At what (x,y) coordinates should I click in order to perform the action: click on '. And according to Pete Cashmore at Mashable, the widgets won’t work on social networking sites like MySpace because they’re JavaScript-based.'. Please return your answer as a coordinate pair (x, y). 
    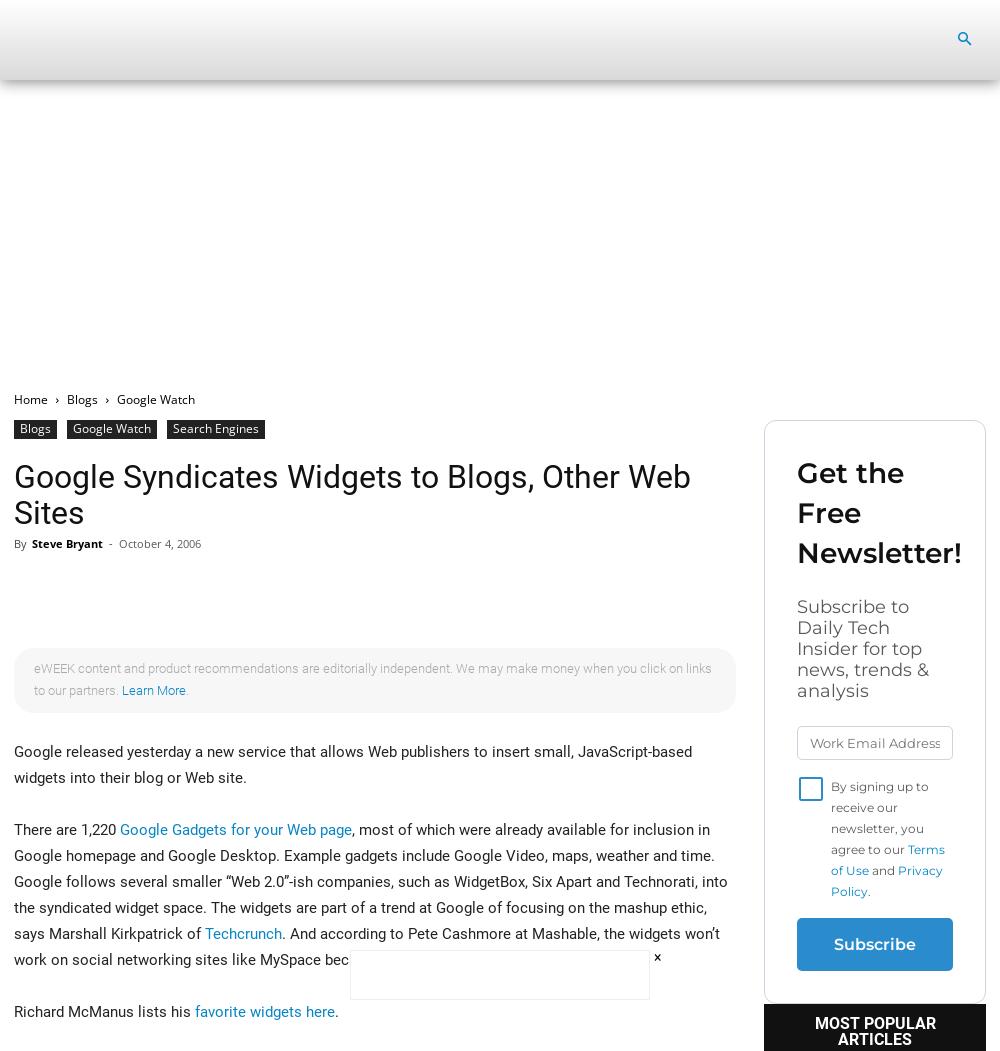
    Looking at the image, I should click on (366, 945).